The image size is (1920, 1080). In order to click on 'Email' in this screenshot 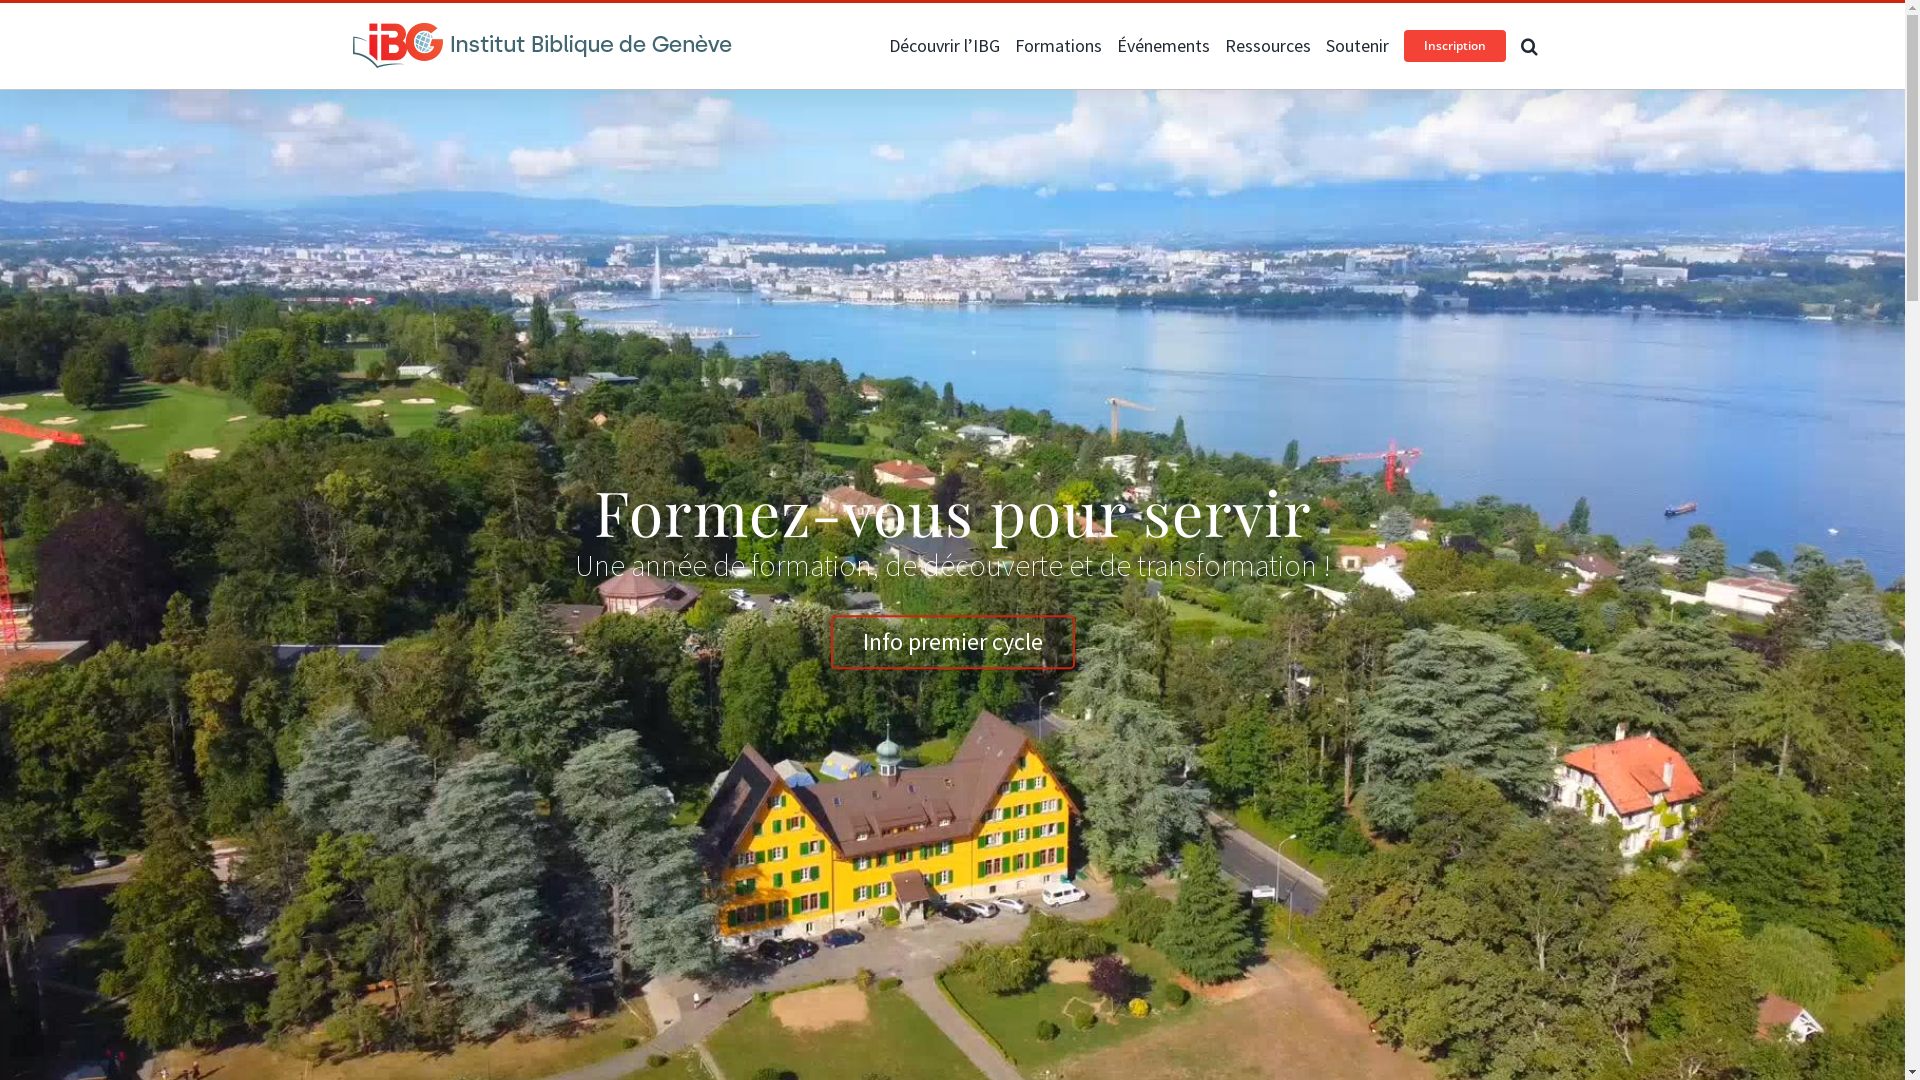, I will do `click(431, 22)`.